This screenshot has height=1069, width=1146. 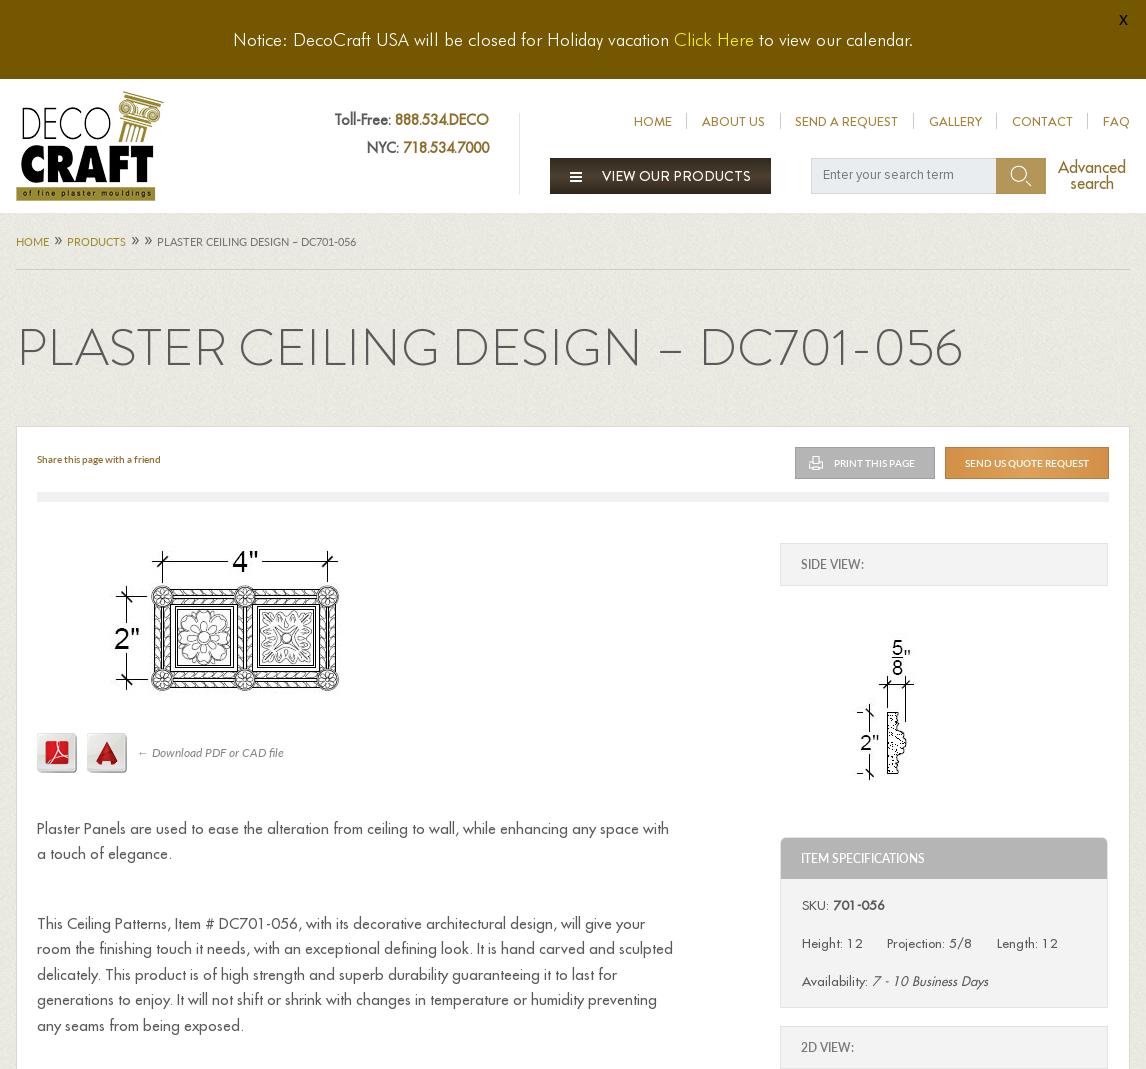 I want to click on 'Share this page with a friend', so click(x=99, y=458).